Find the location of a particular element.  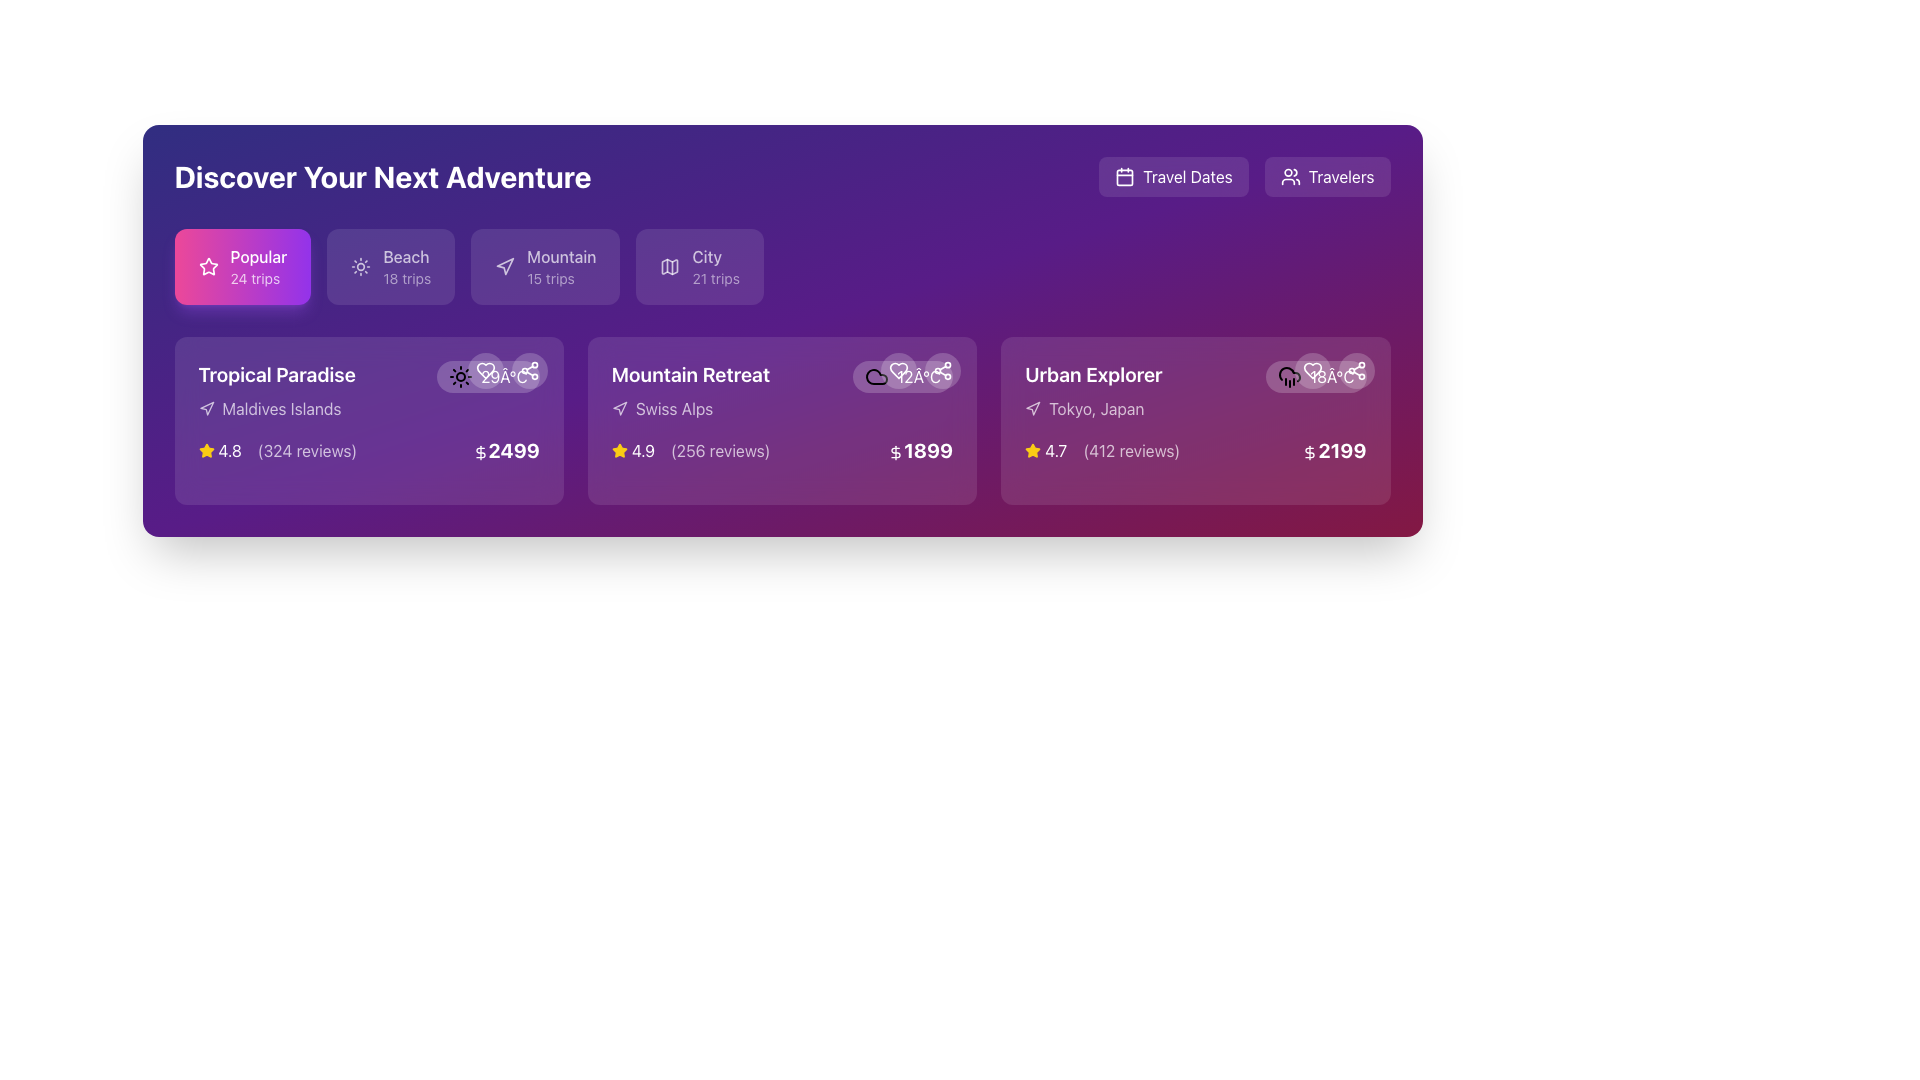

the circular share button with a semi-transparent white background and share symbol icon located at the top-right corner, next to the heart-shaped button to share content is located at coordinates (529, 370).